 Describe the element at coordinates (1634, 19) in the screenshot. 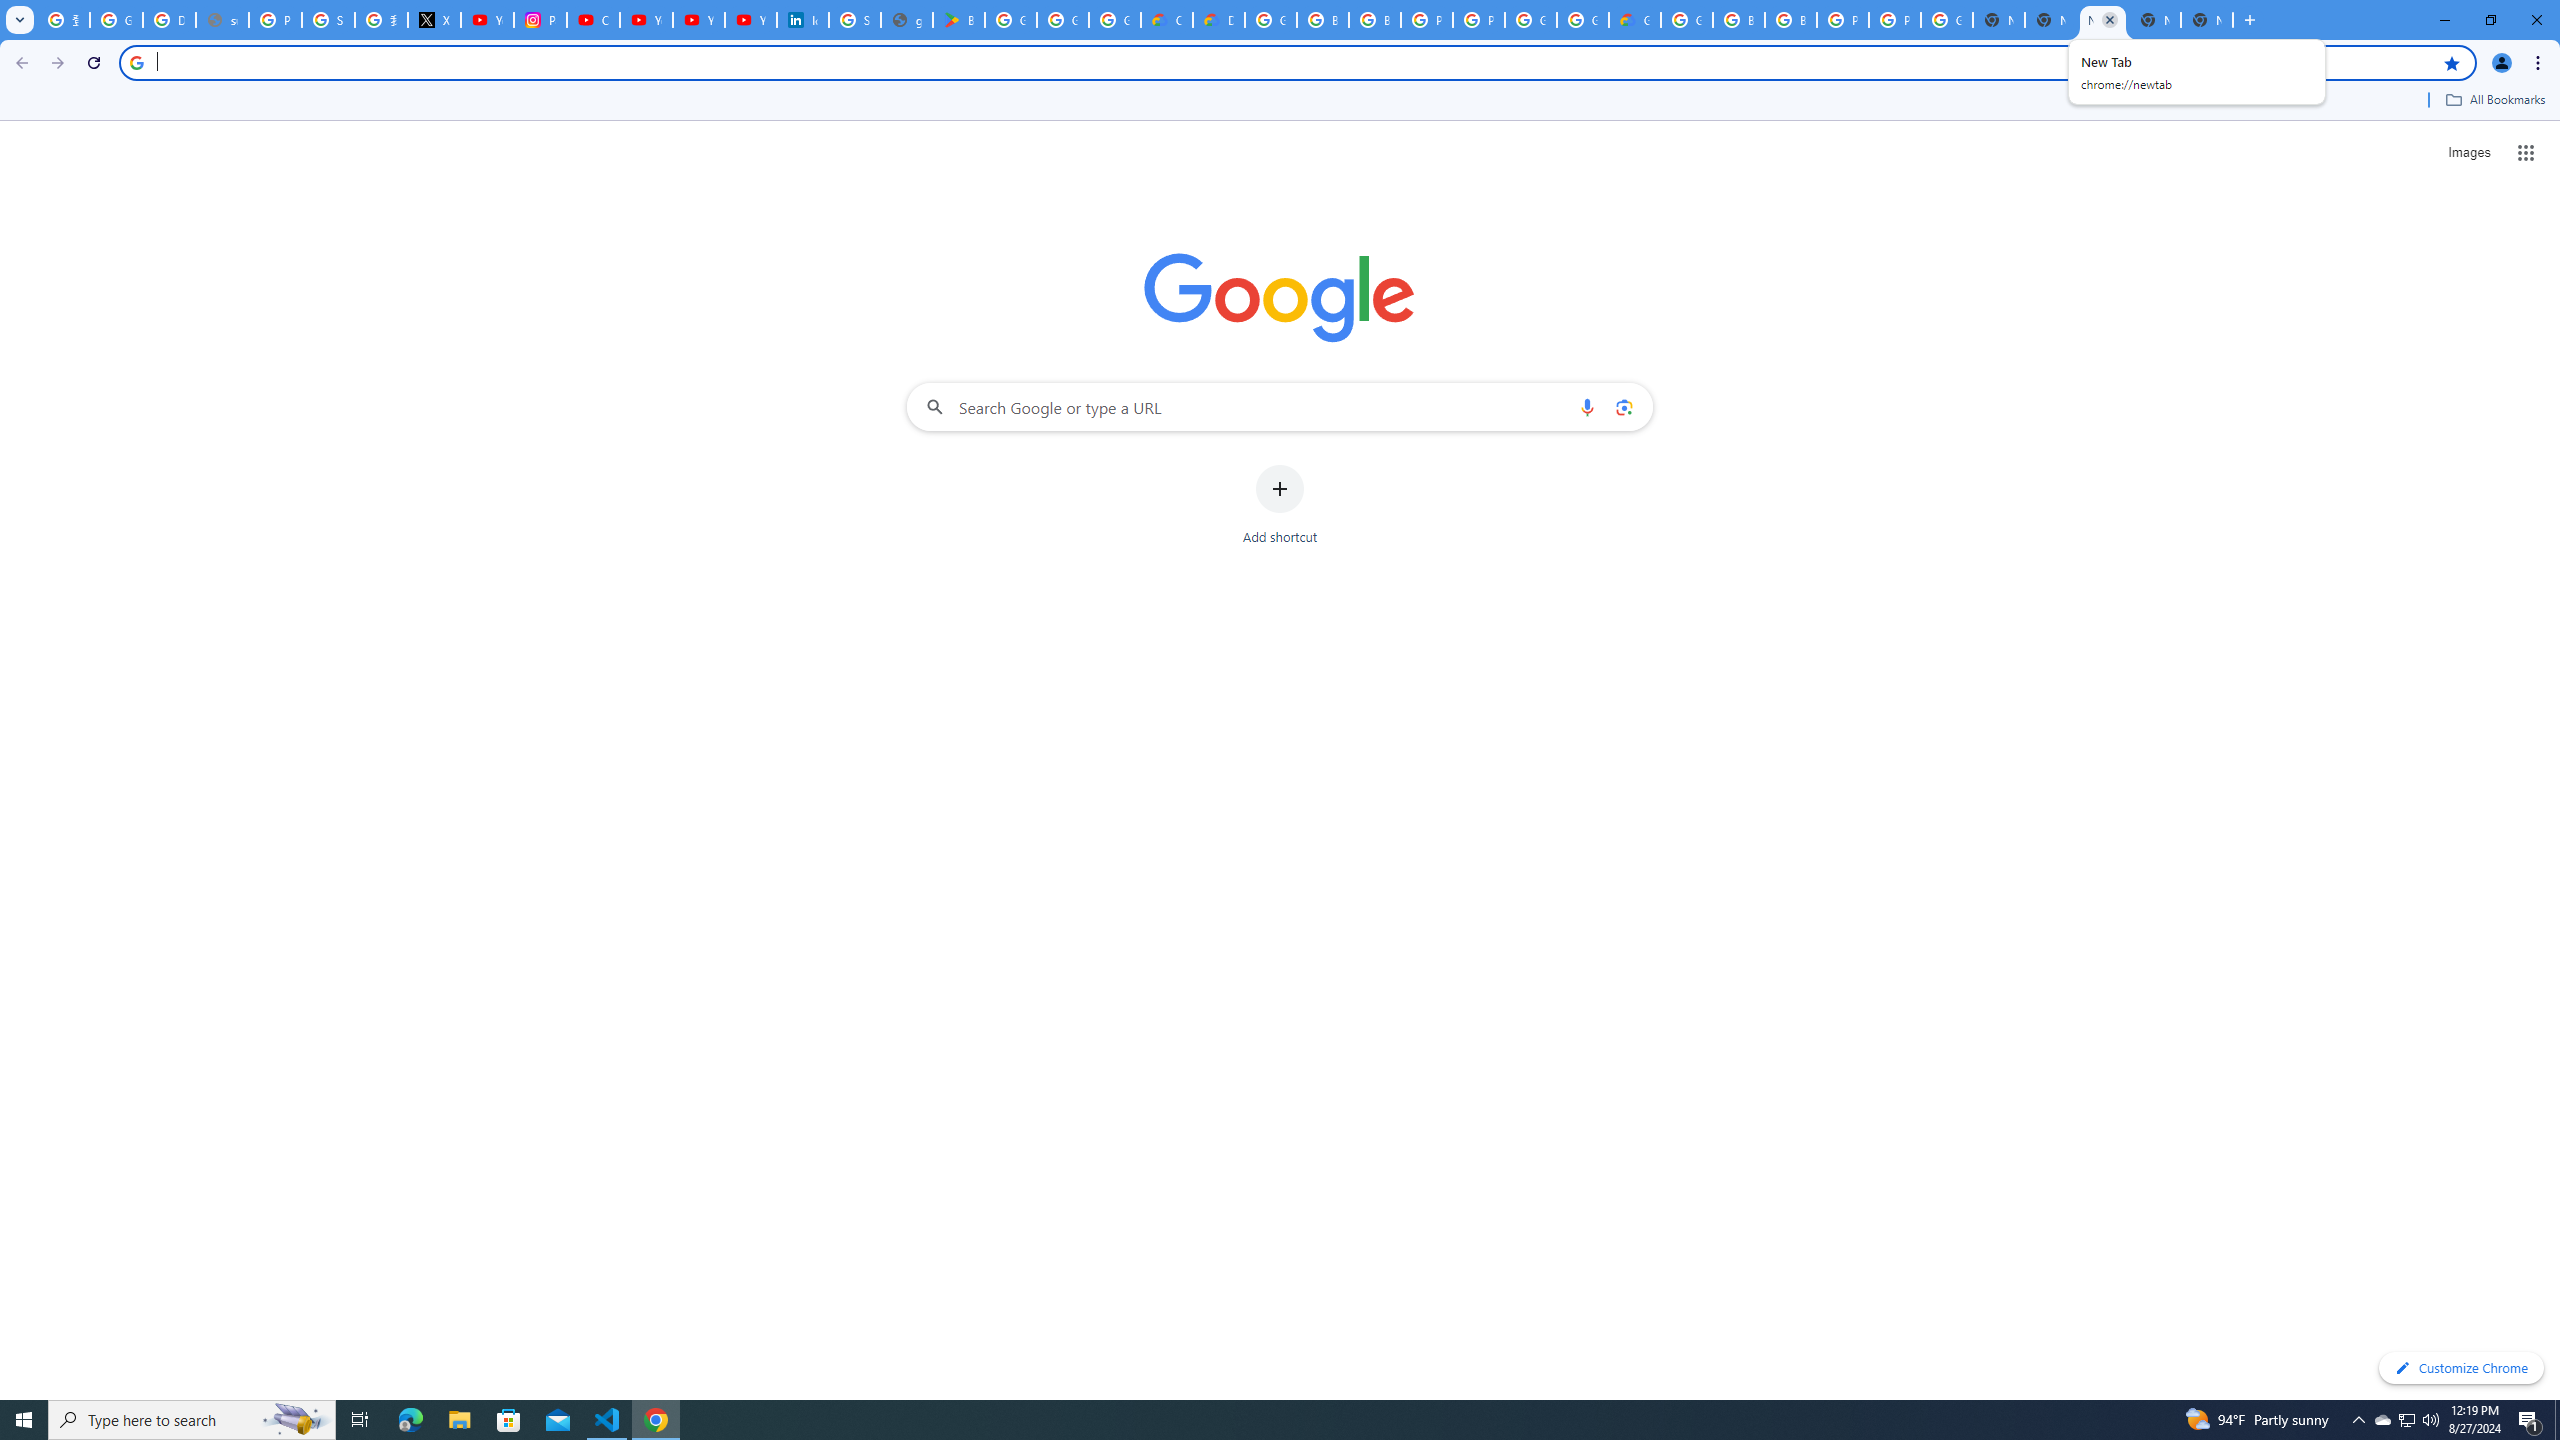

I see `'Google Cloud Estimate Summary'` at that location.